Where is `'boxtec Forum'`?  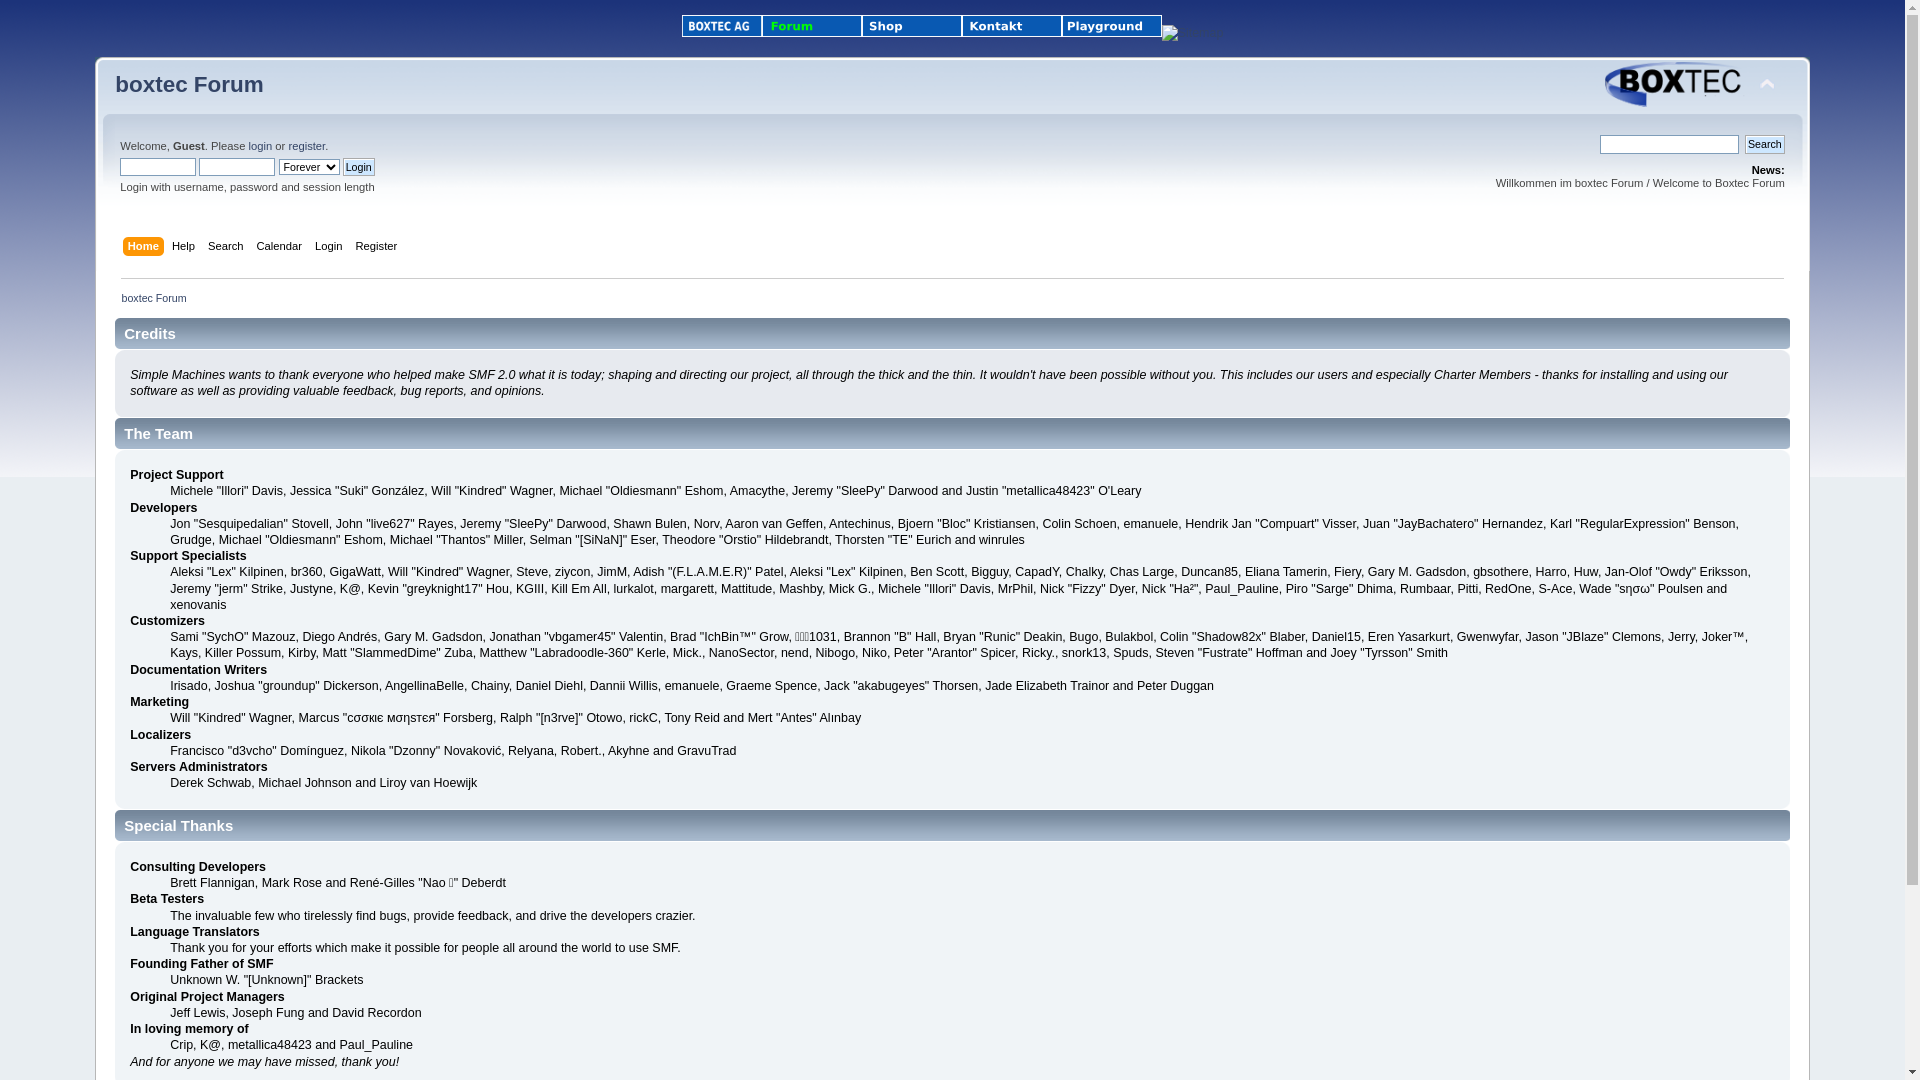 'boxtec Forum' is located at coordinates (119, 297).